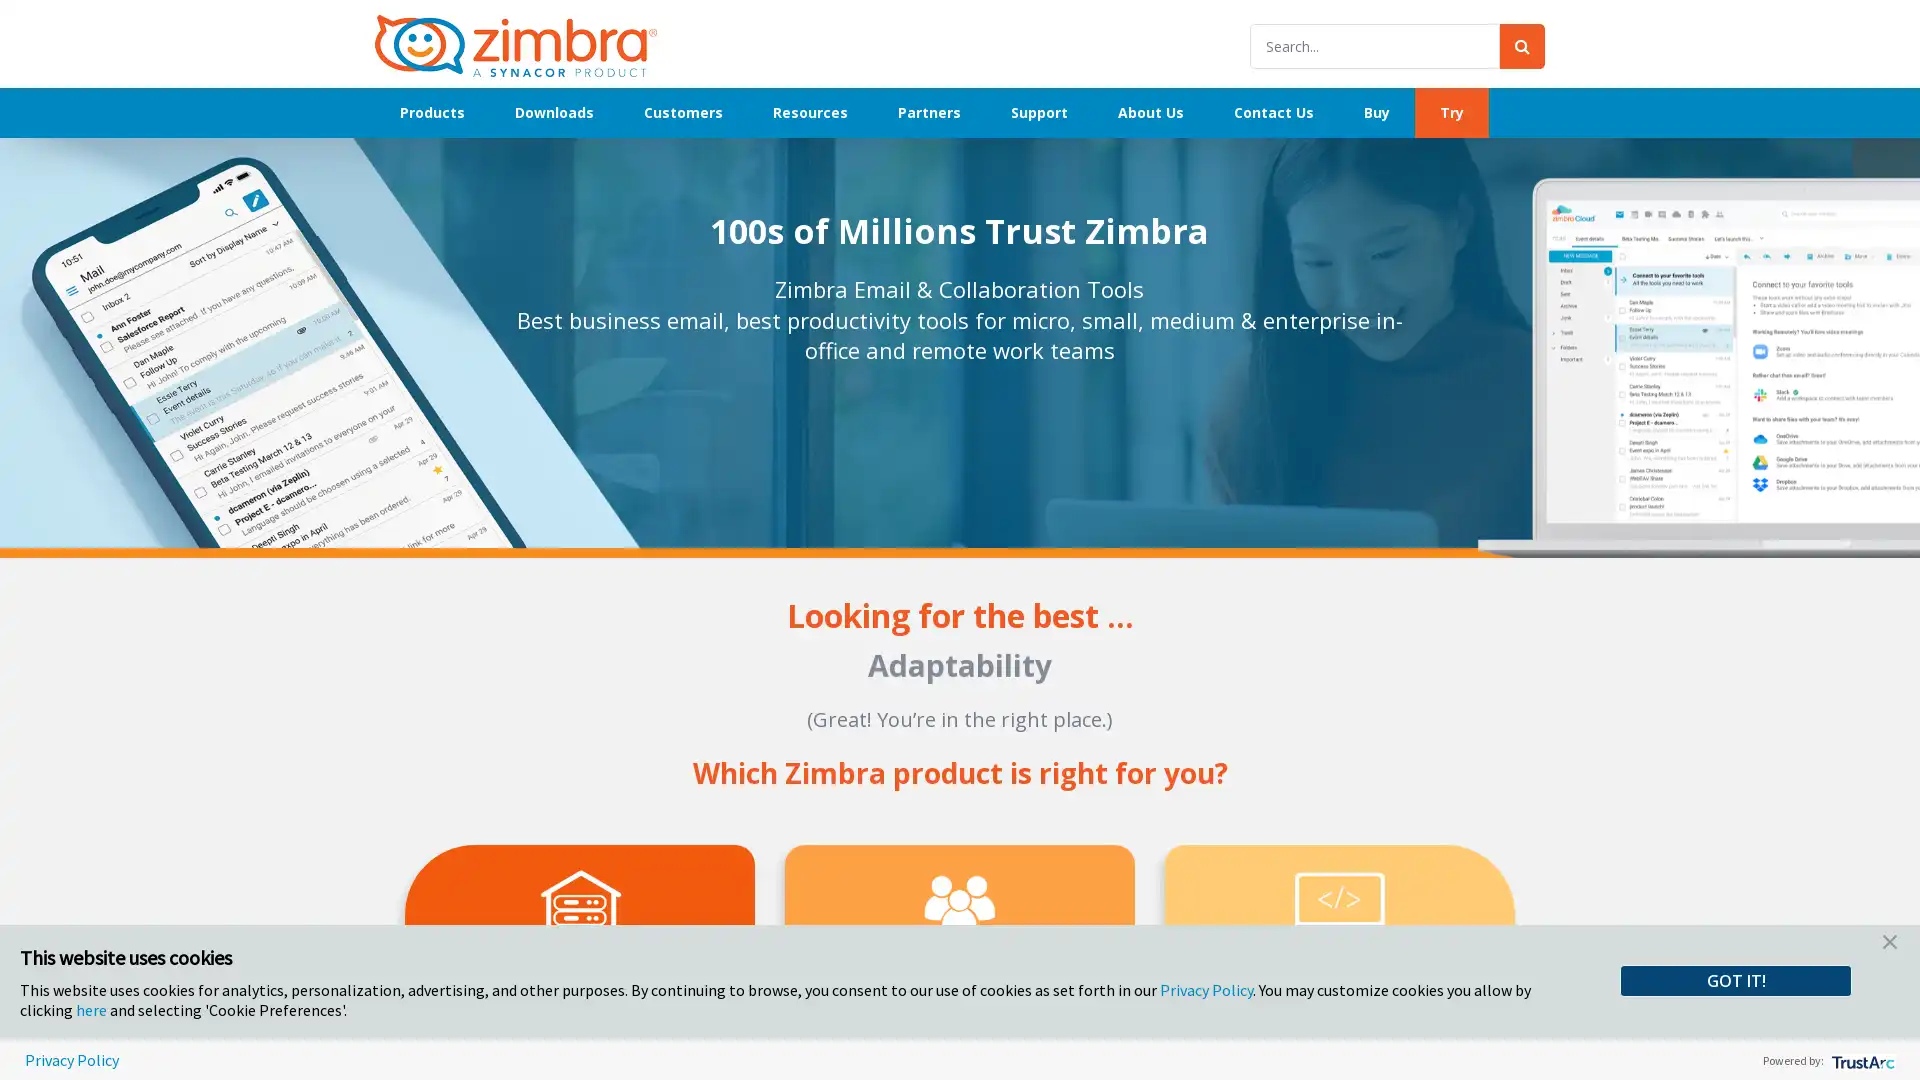 The width and height of the screenshot is (1920, 1080). I want to click on Search, so click(1521, 45).